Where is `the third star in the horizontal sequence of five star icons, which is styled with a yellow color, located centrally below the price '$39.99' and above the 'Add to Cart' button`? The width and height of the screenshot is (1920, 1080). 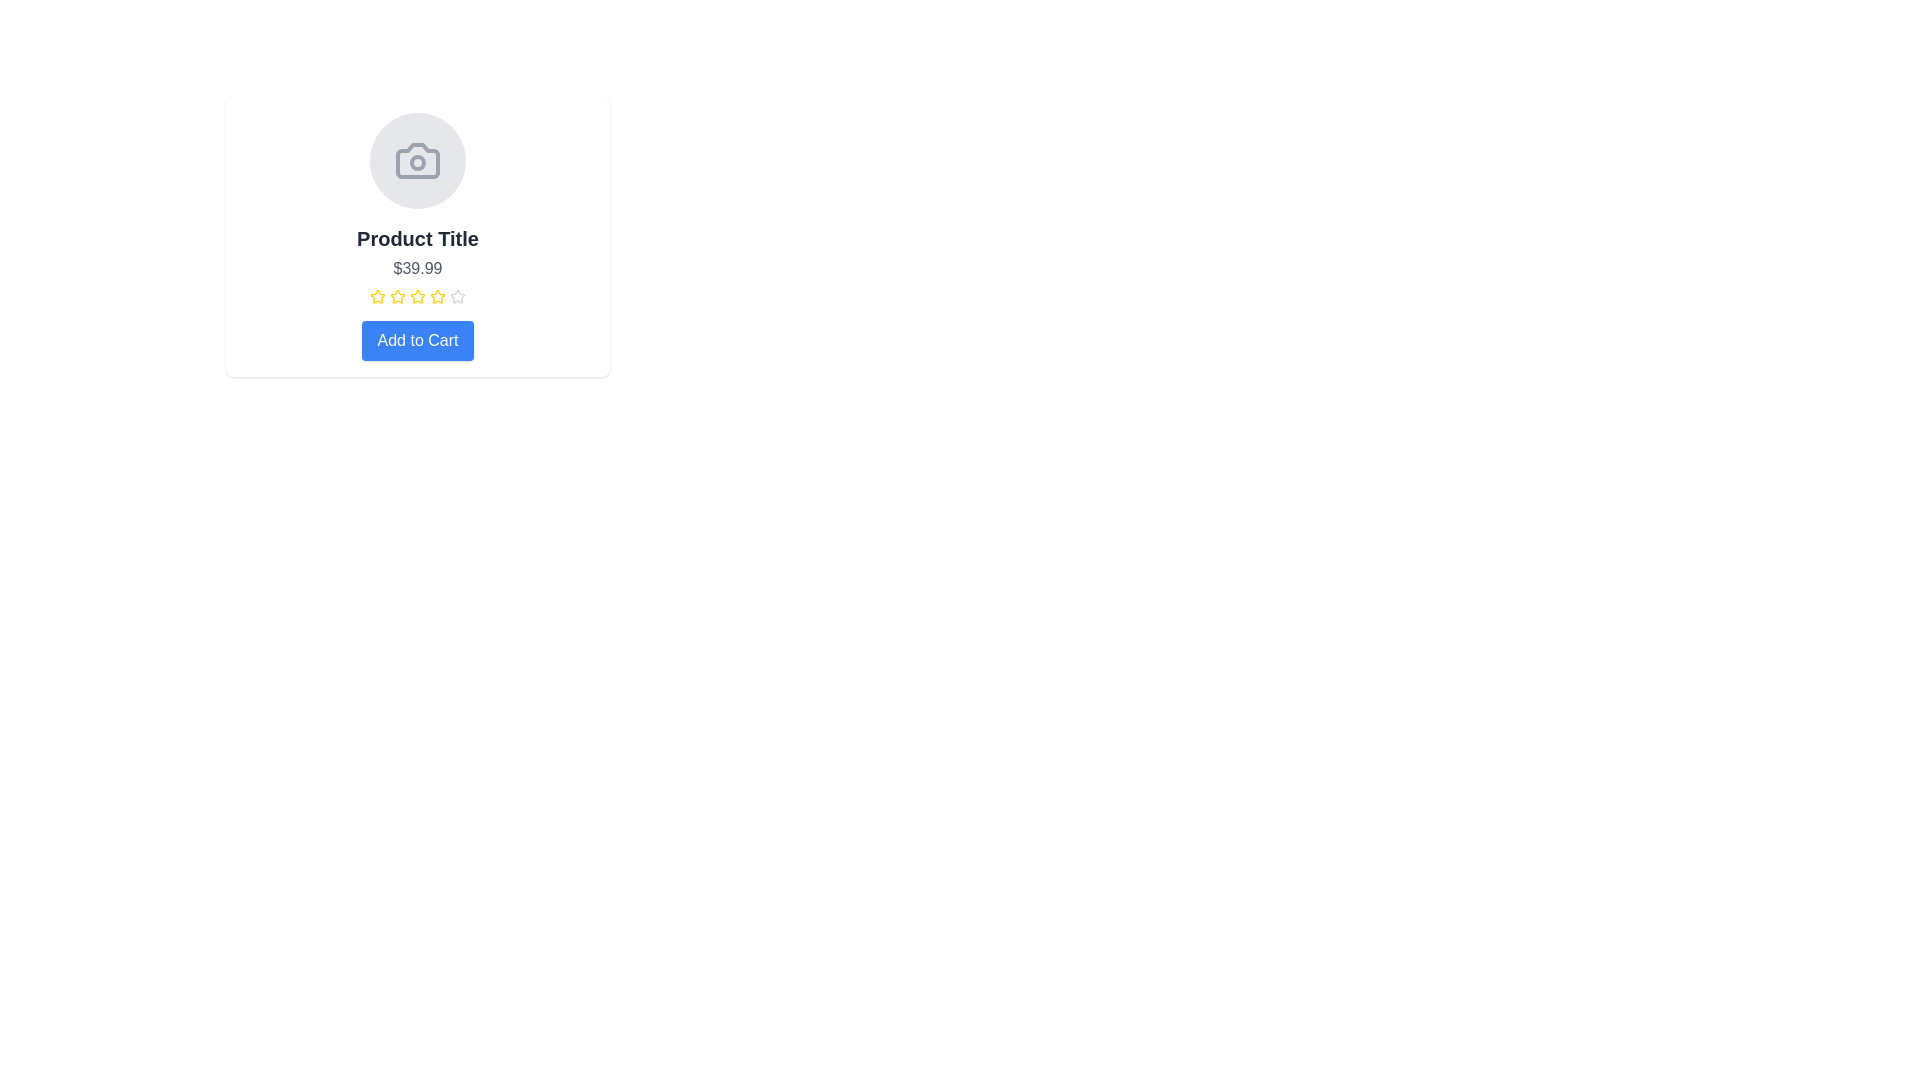
the third star in the horizontal sequence of five star icons, which is styled with a yellow color, located centrally below the price '$39.99' and above the 'Add to Cart' button is located at coordinates (416, 297).